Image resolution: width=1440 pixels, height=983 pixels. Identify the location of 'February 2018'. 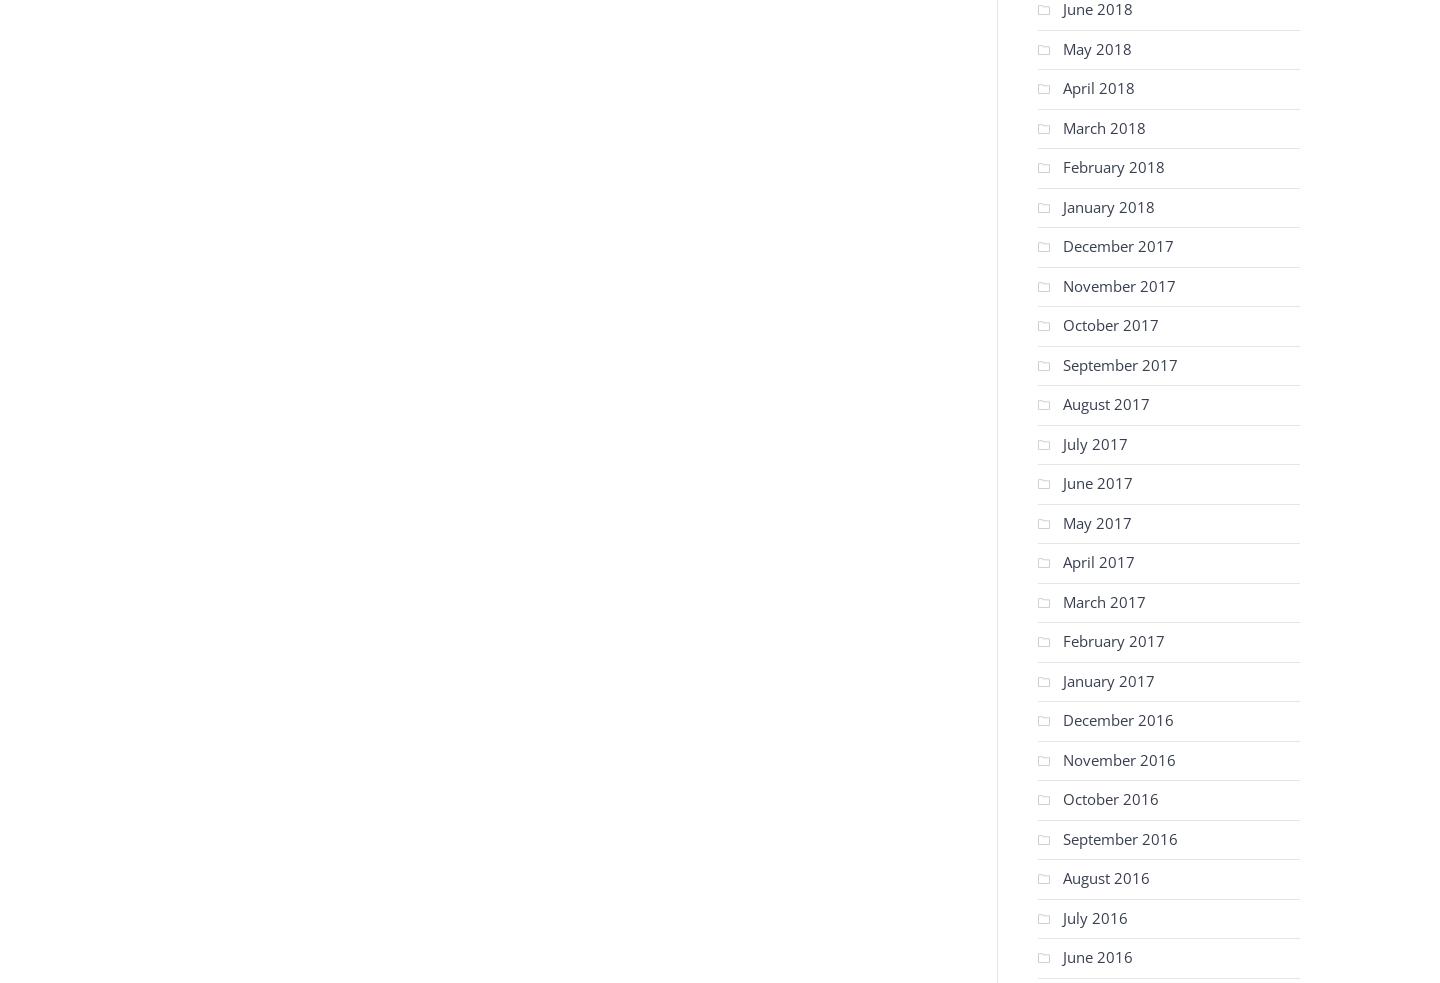
(1112, 167).